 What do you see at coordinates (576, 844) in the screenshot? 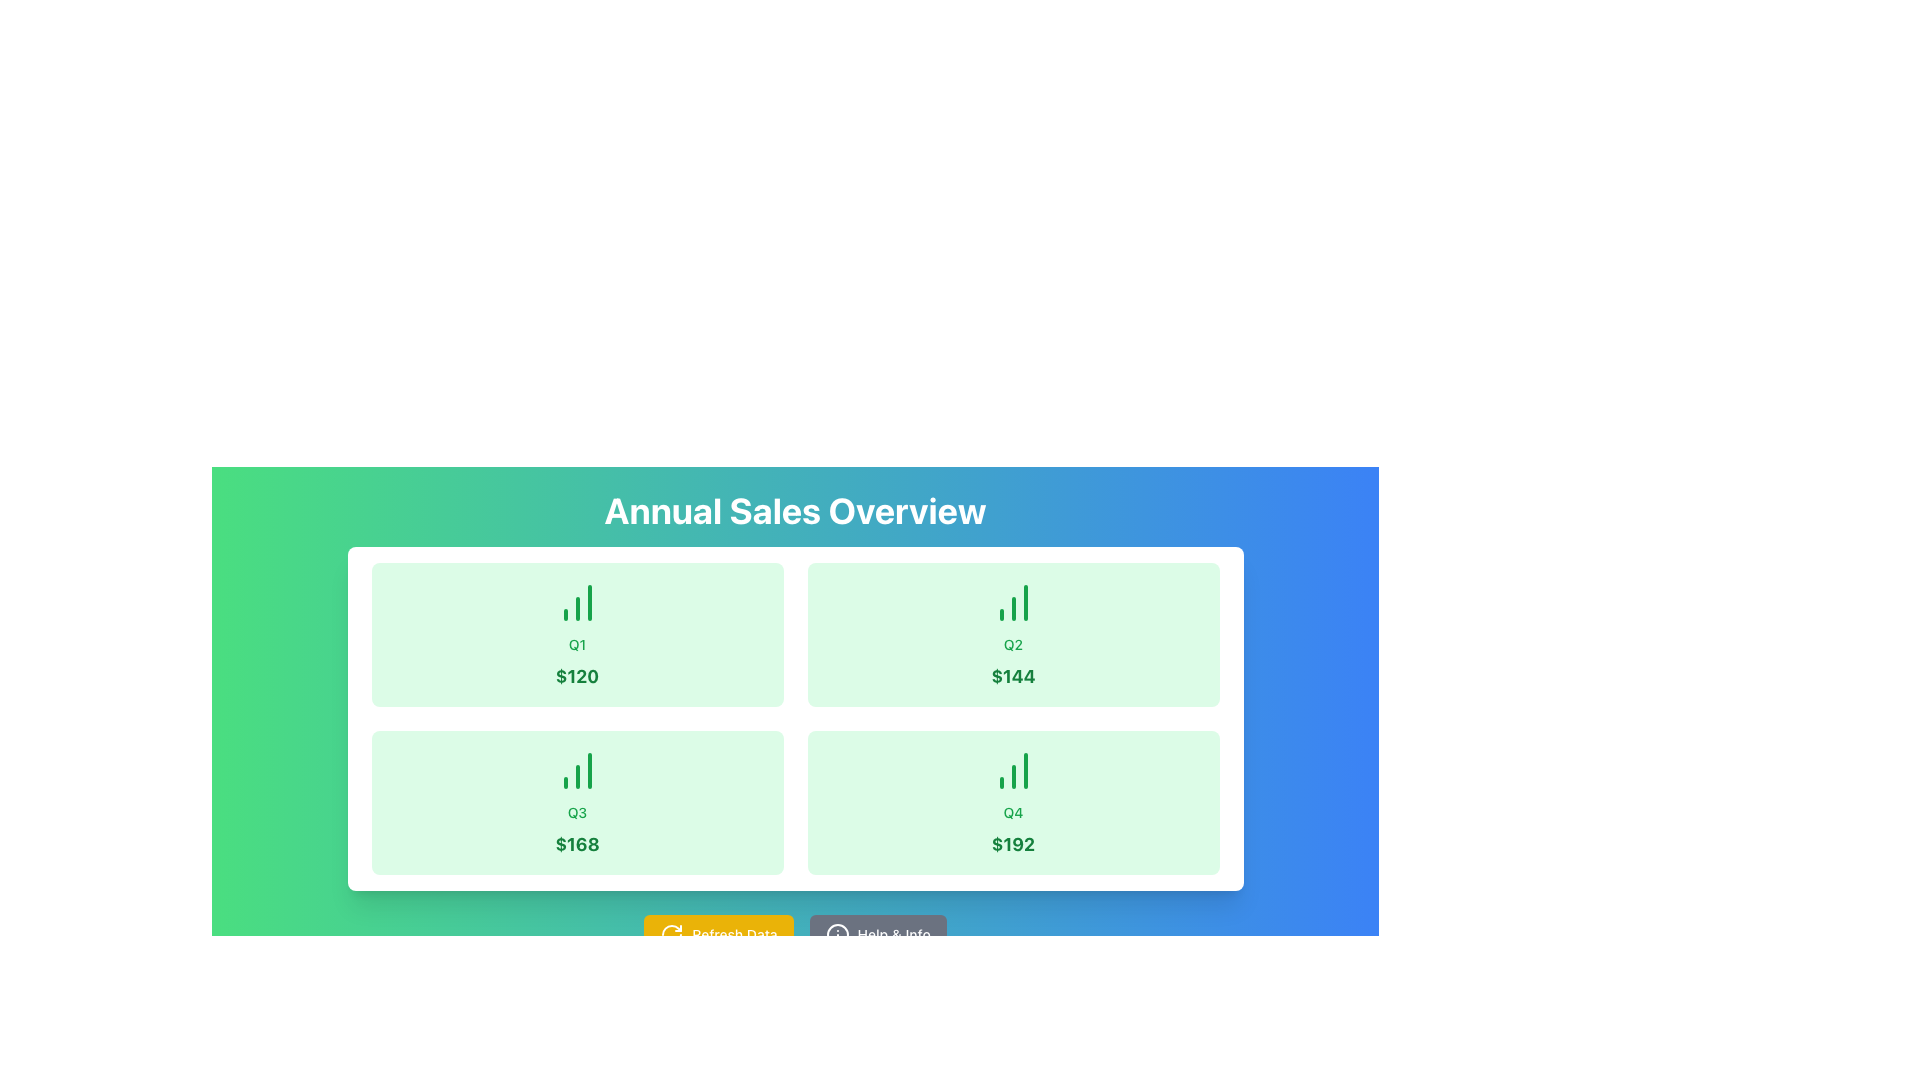
I see `monetary value displayed for the 'Q3' section in the sales overview, located below the 'Q3' text label in the bottom-left quadrant of the grid layout` at bounding box center [576, 844].